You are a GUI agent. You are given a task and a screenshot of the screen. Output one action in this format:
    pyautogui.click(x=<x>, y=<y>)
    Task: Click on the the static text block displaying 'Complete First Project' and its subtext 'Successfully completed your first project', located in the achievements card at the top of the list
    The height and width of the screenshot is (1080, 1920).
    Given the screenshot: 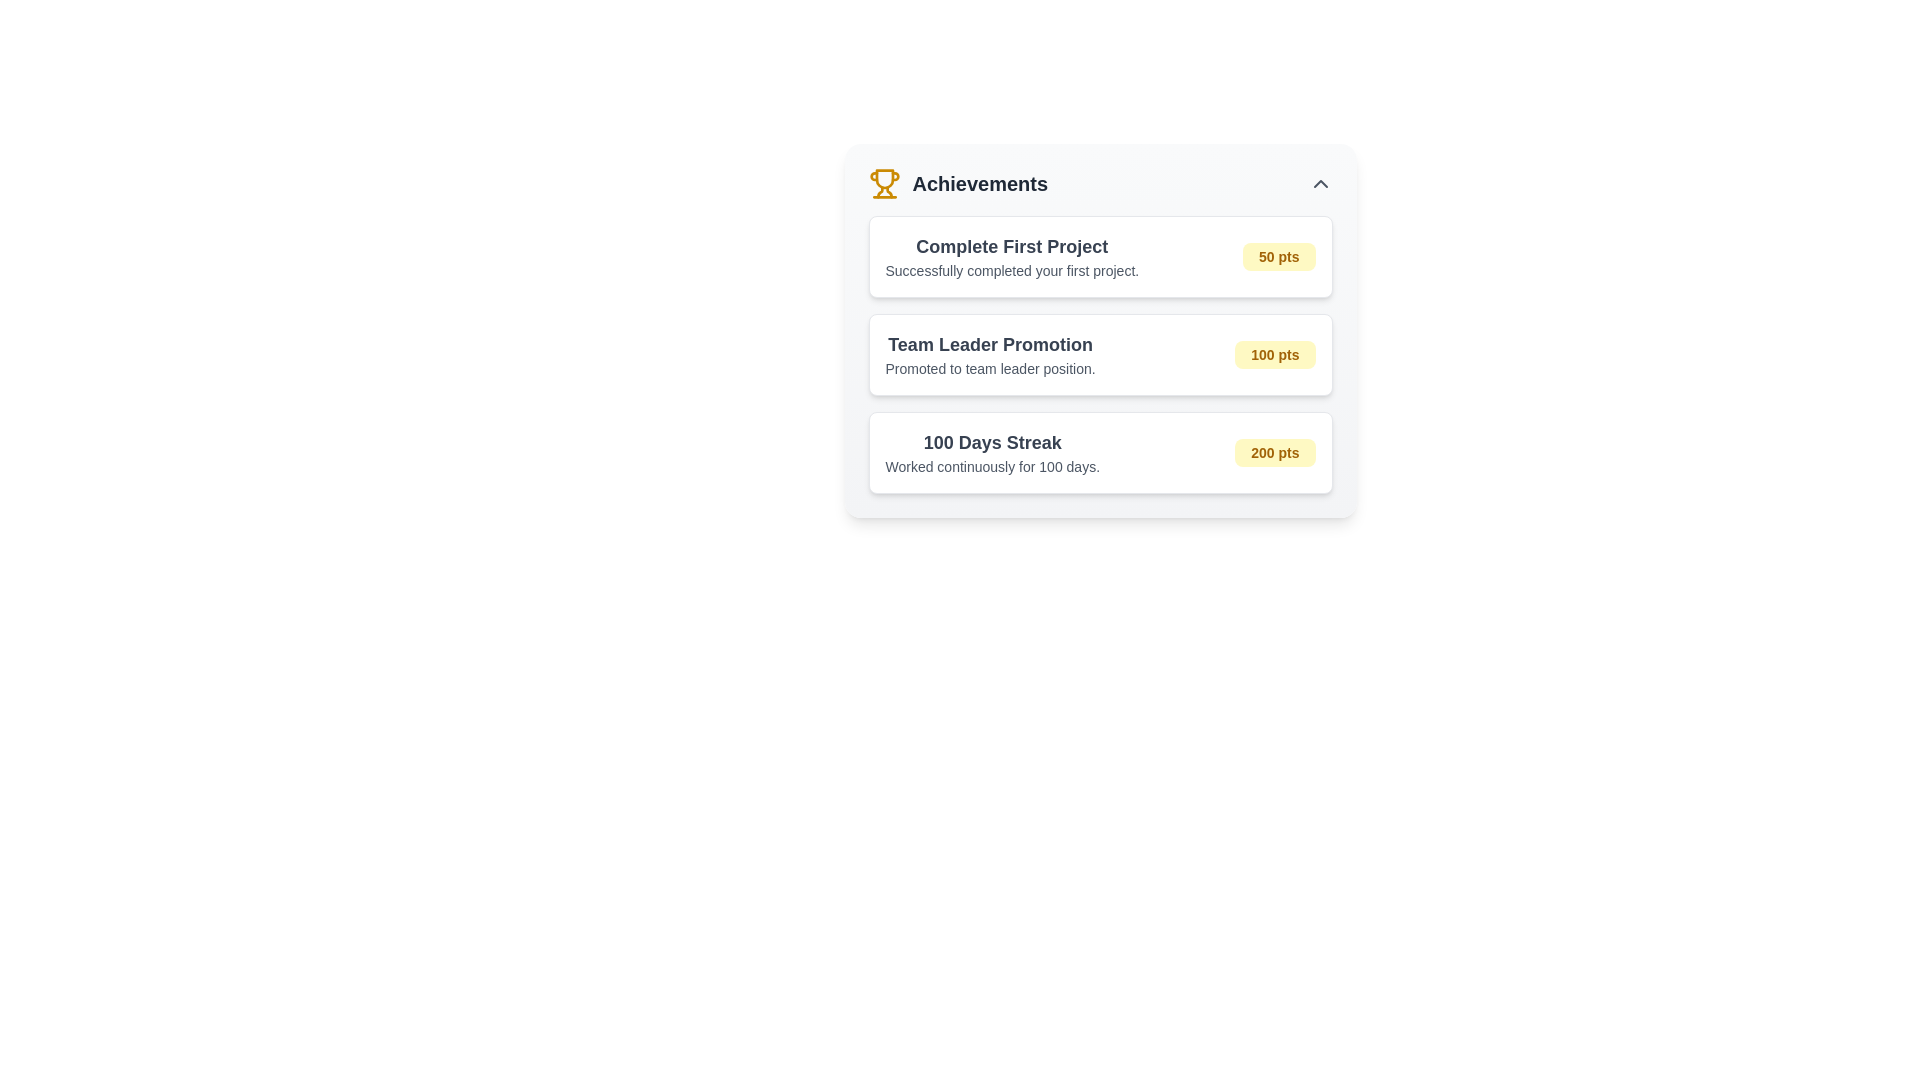 What is the action you would take?
    pyautogui.click(x=1012, y=256)
    